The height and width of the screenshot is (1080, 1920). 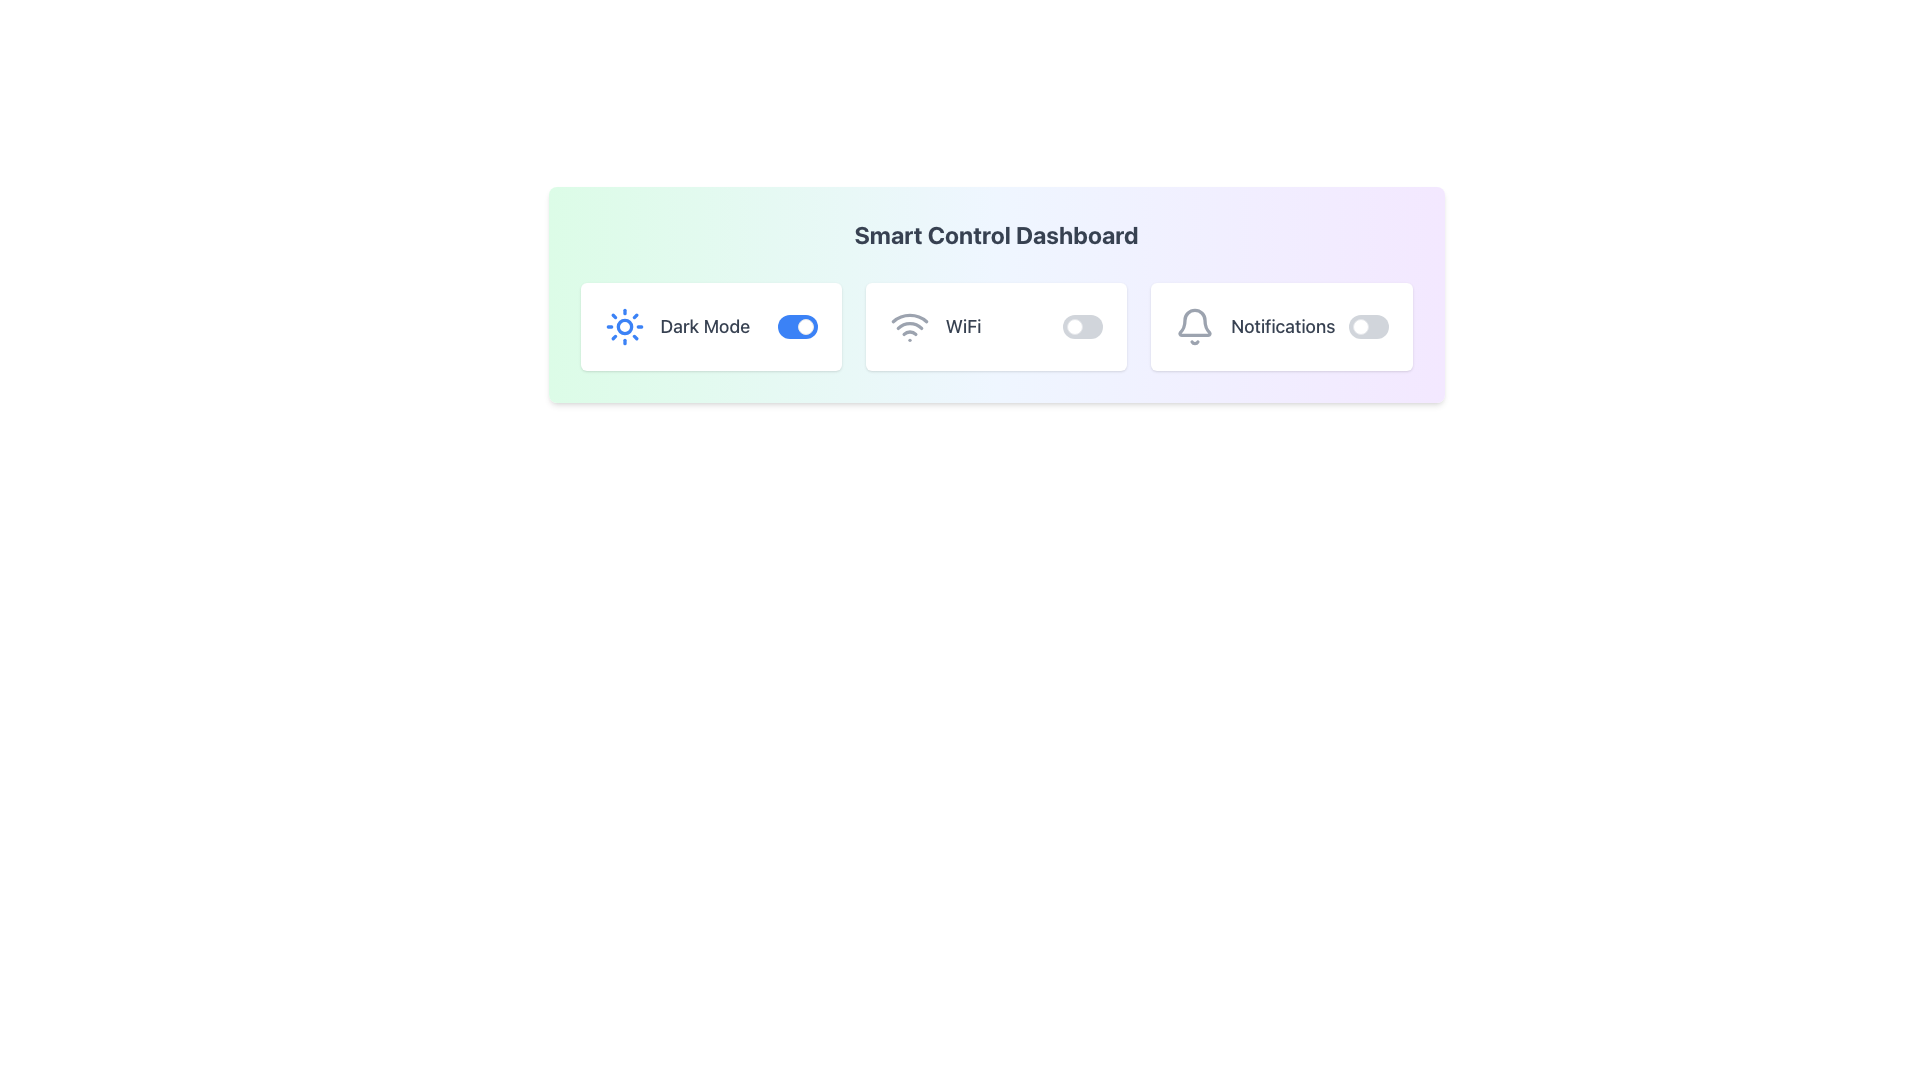 What do you see at coordinates (908, 325) in the screenshot?
I see `the visual state of the third arc of the Wi-Fi icon located in the center of the dashboard, adjacent to the 'WiFi' label and its toggle switch` at bounding box center [908, 325].